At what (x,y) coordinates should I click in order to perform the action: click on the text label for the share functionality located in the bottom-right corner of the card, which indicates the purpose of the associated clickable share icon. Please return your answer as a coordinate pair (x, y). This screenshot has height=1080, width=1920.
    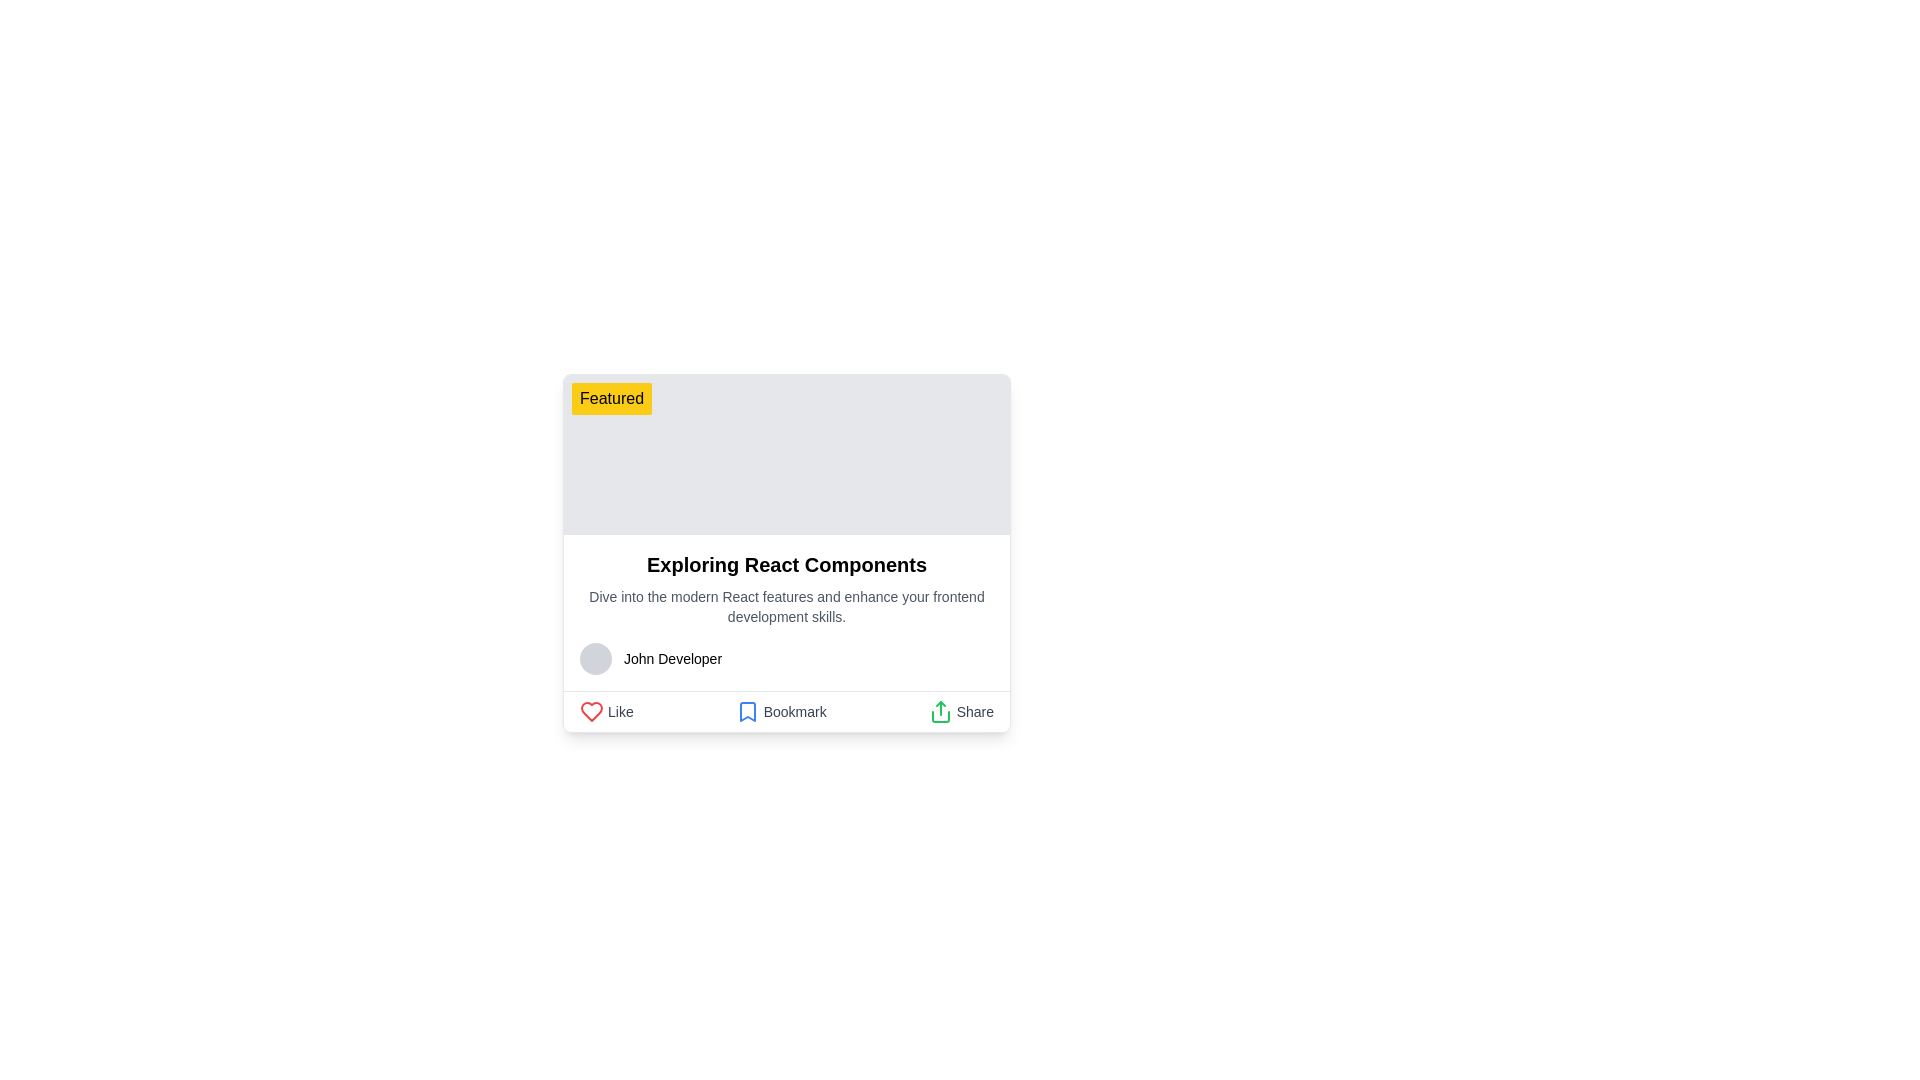
    Looking at the image, I should click on (975, 711).